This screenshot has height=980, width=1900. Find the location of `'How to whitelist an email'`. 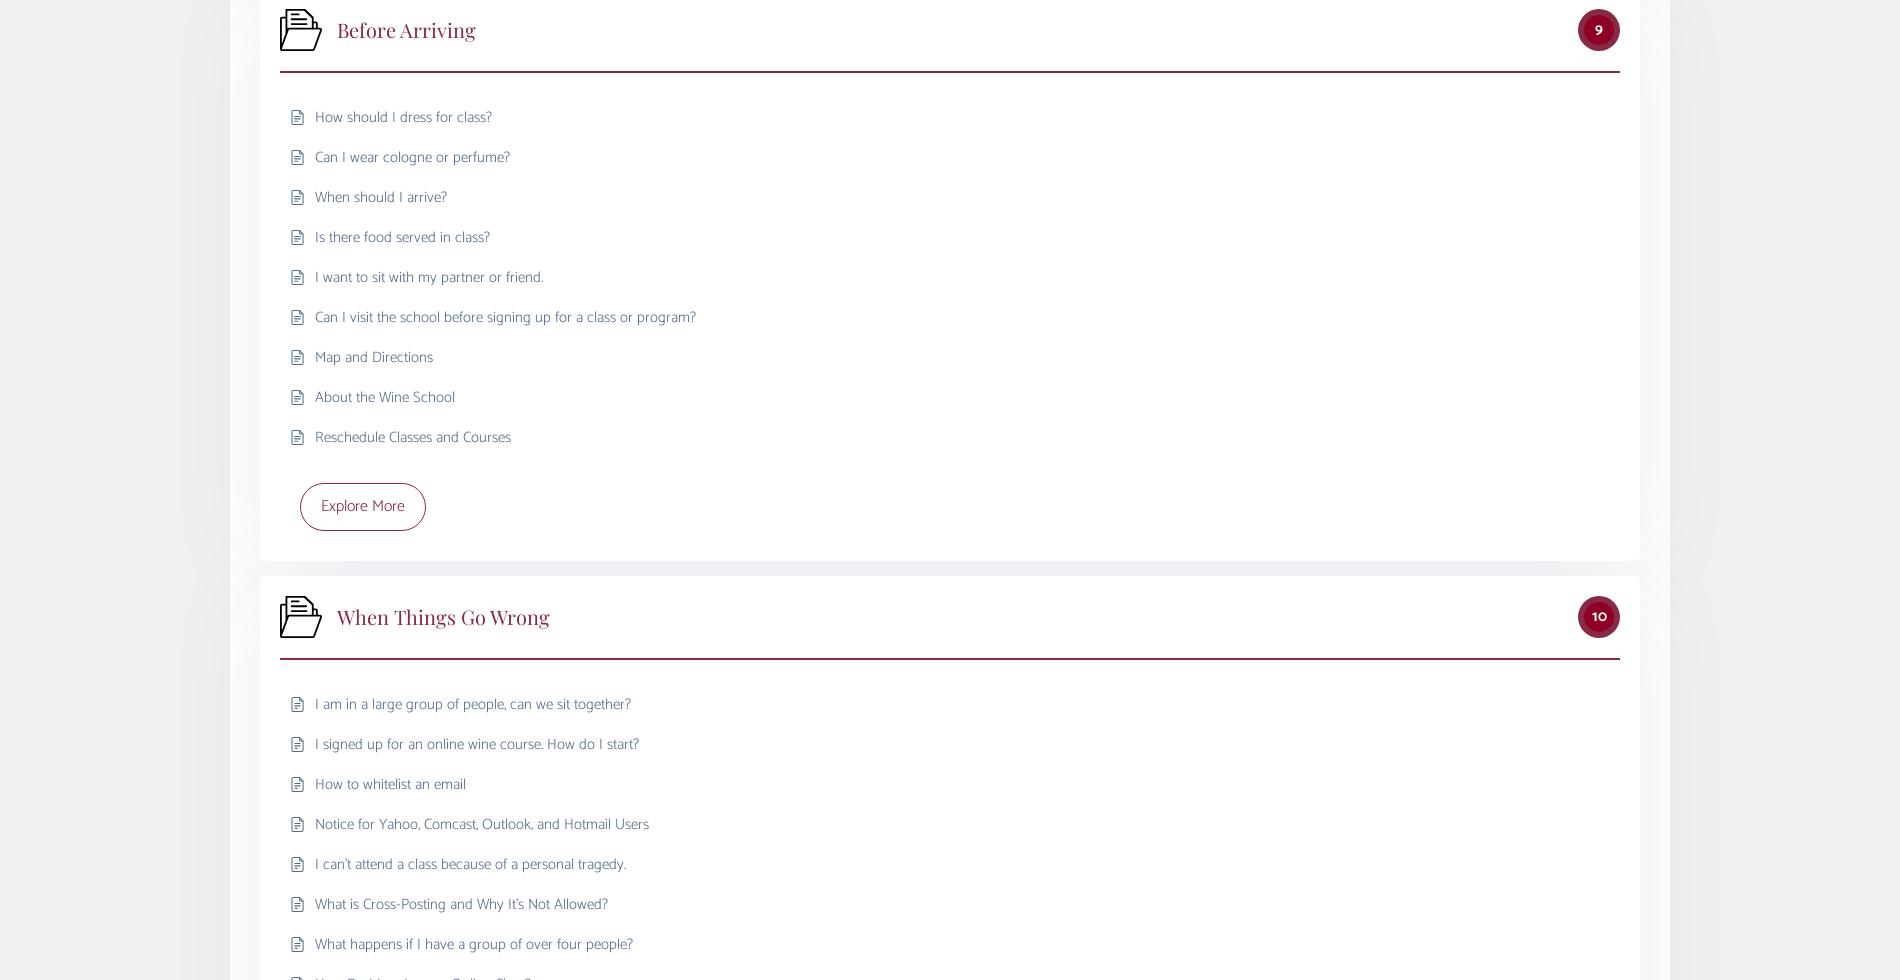

'How to whitelist an email' is located at coordinates (389, 783).